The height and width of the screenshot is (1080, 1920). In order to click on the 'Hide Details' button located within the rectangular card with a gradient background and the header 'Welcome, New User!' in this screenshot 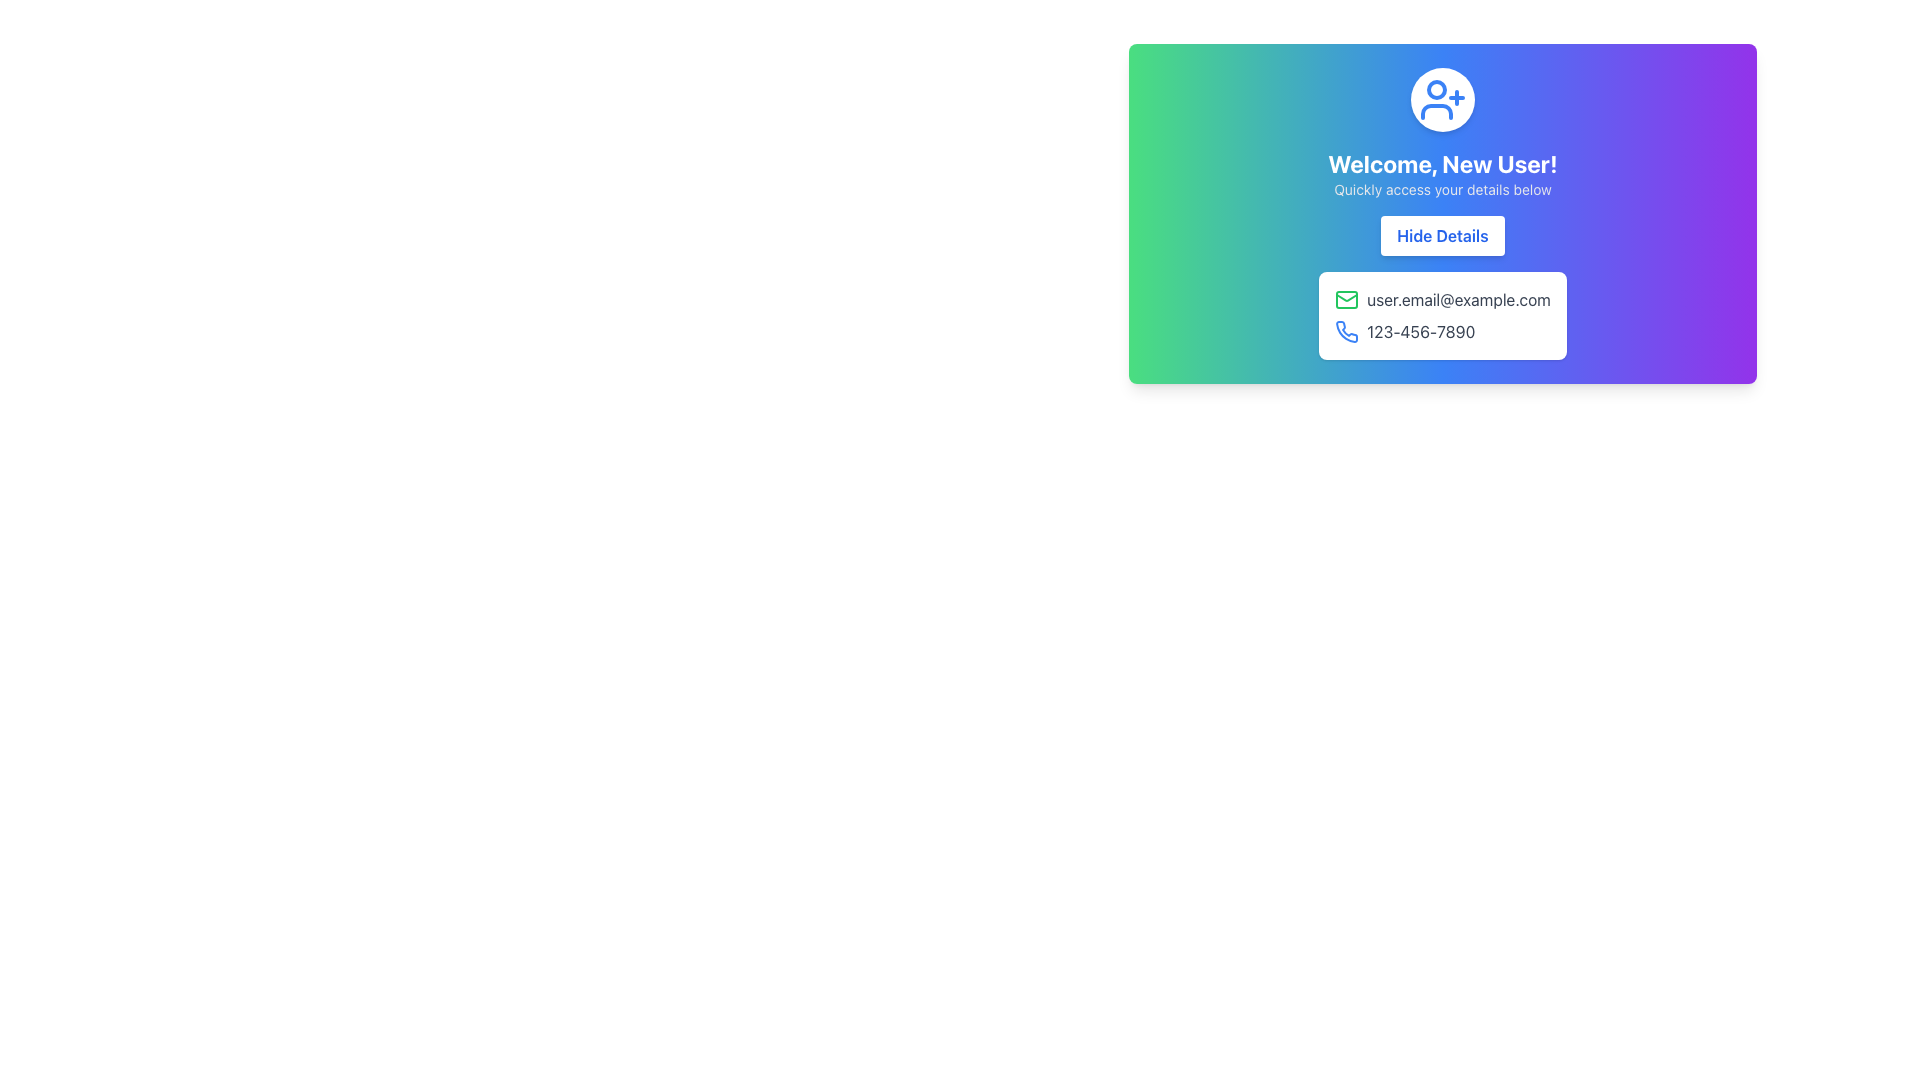, I will do `click(1443, 213)`.